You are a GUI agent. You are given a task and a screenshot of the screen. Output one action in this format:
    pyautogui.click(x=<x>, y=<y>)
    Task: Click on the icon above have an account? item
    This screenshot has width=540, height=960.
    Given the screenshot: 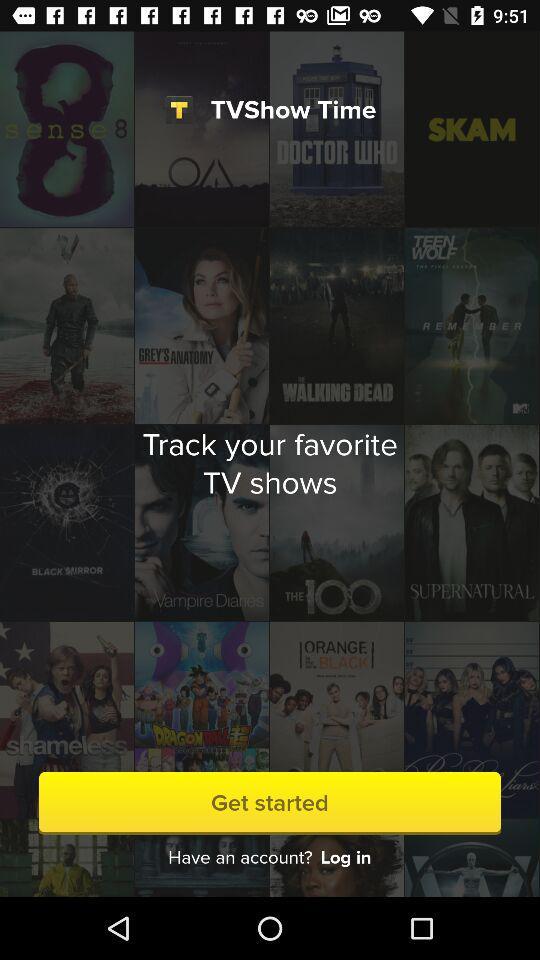 What is the action you would take?
    pyautogui.click(x=270, y=803)
    